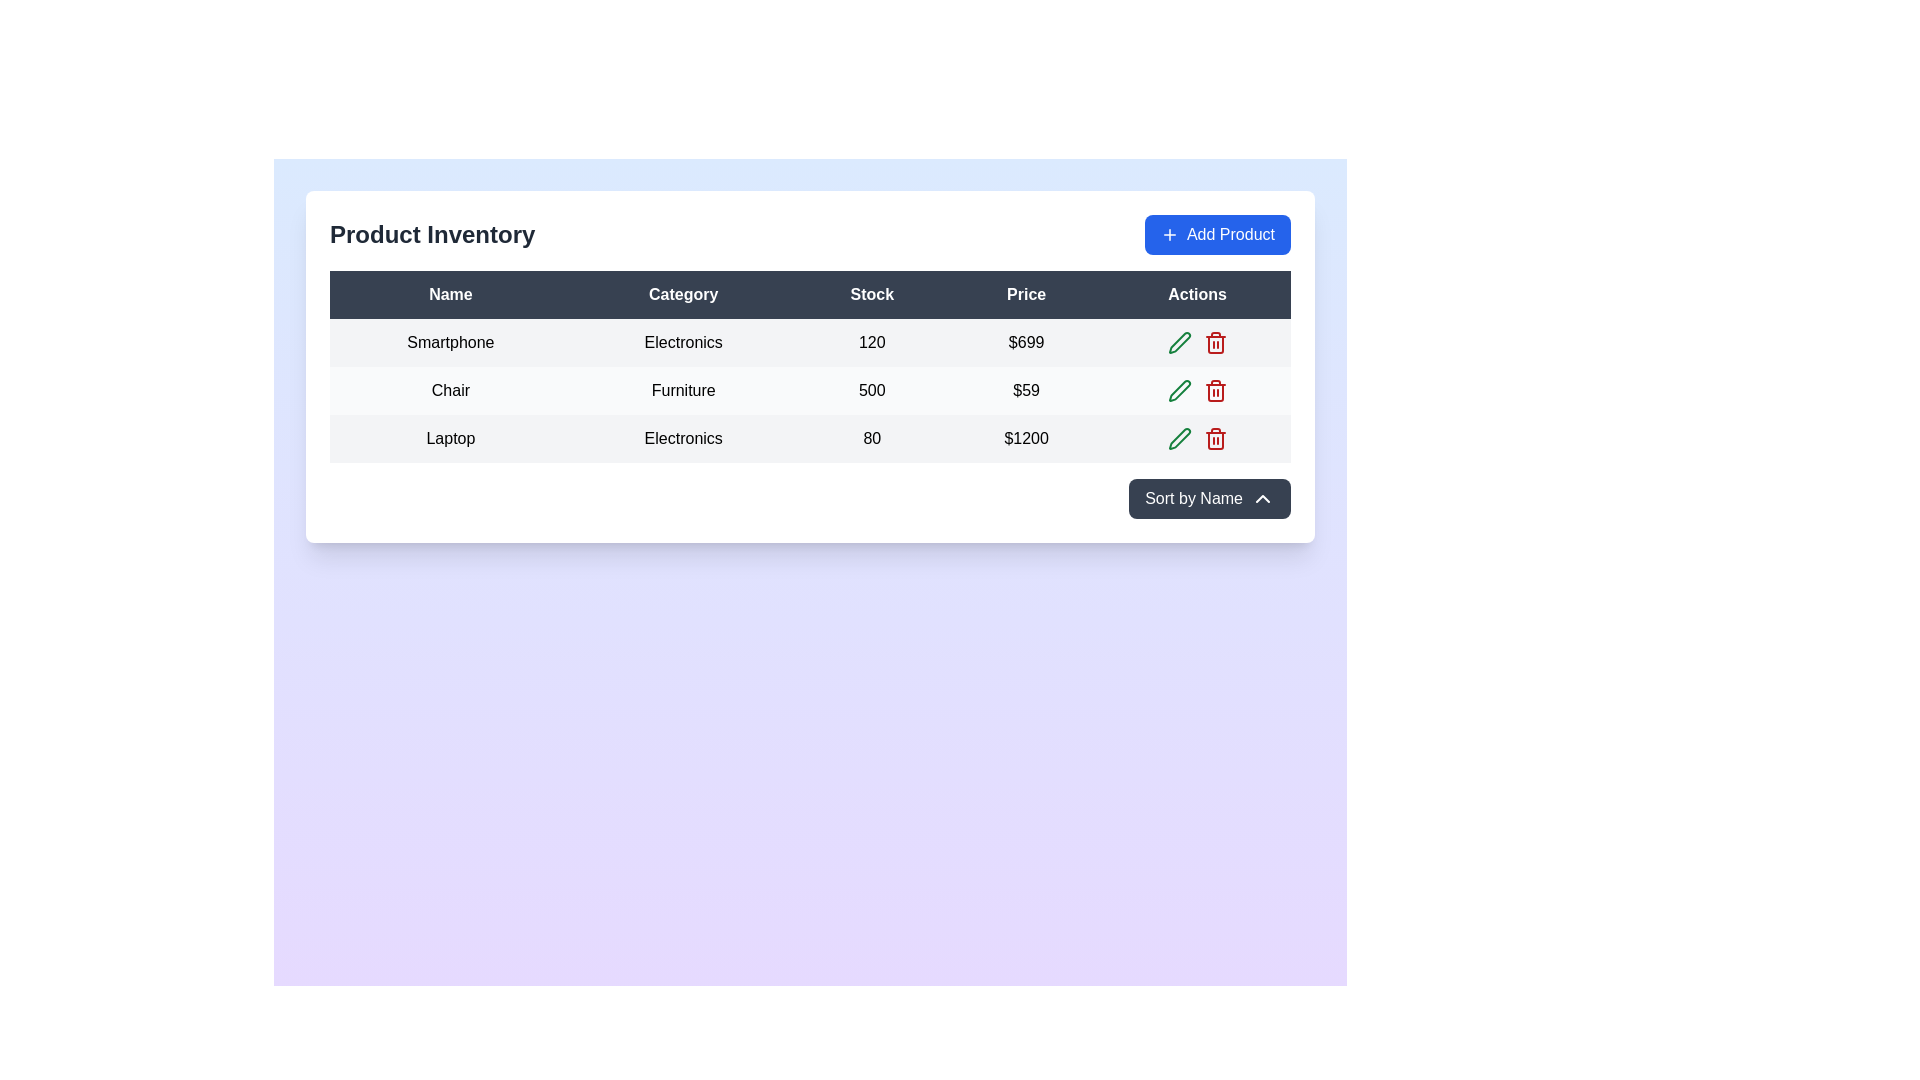 The height and width of the screenshot is (1080, 1920). I want to click on the 'Stock' value text of the 'Laptop' item in the inventory table, so click(872, 438).